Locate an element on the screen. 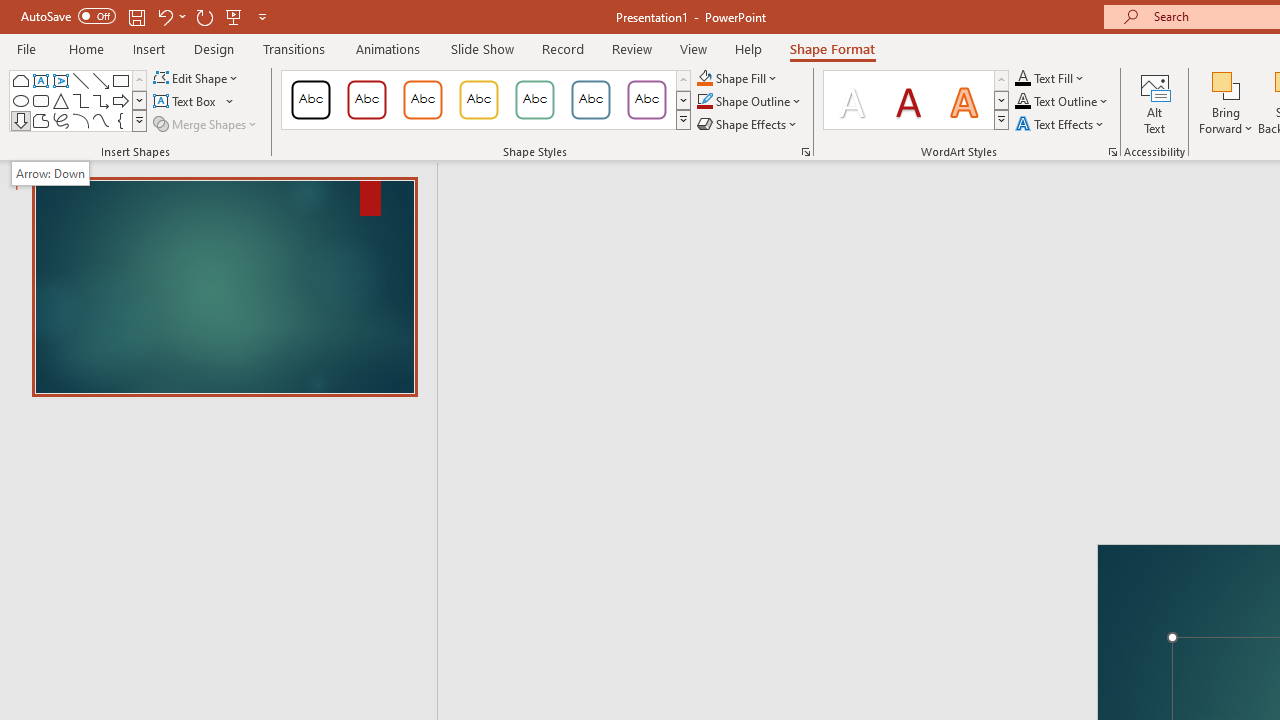 The width and height of the screenshot is (1280, 720). 'Colored Outline - Gold, Accent 3' is located at coordinates (477, 100).